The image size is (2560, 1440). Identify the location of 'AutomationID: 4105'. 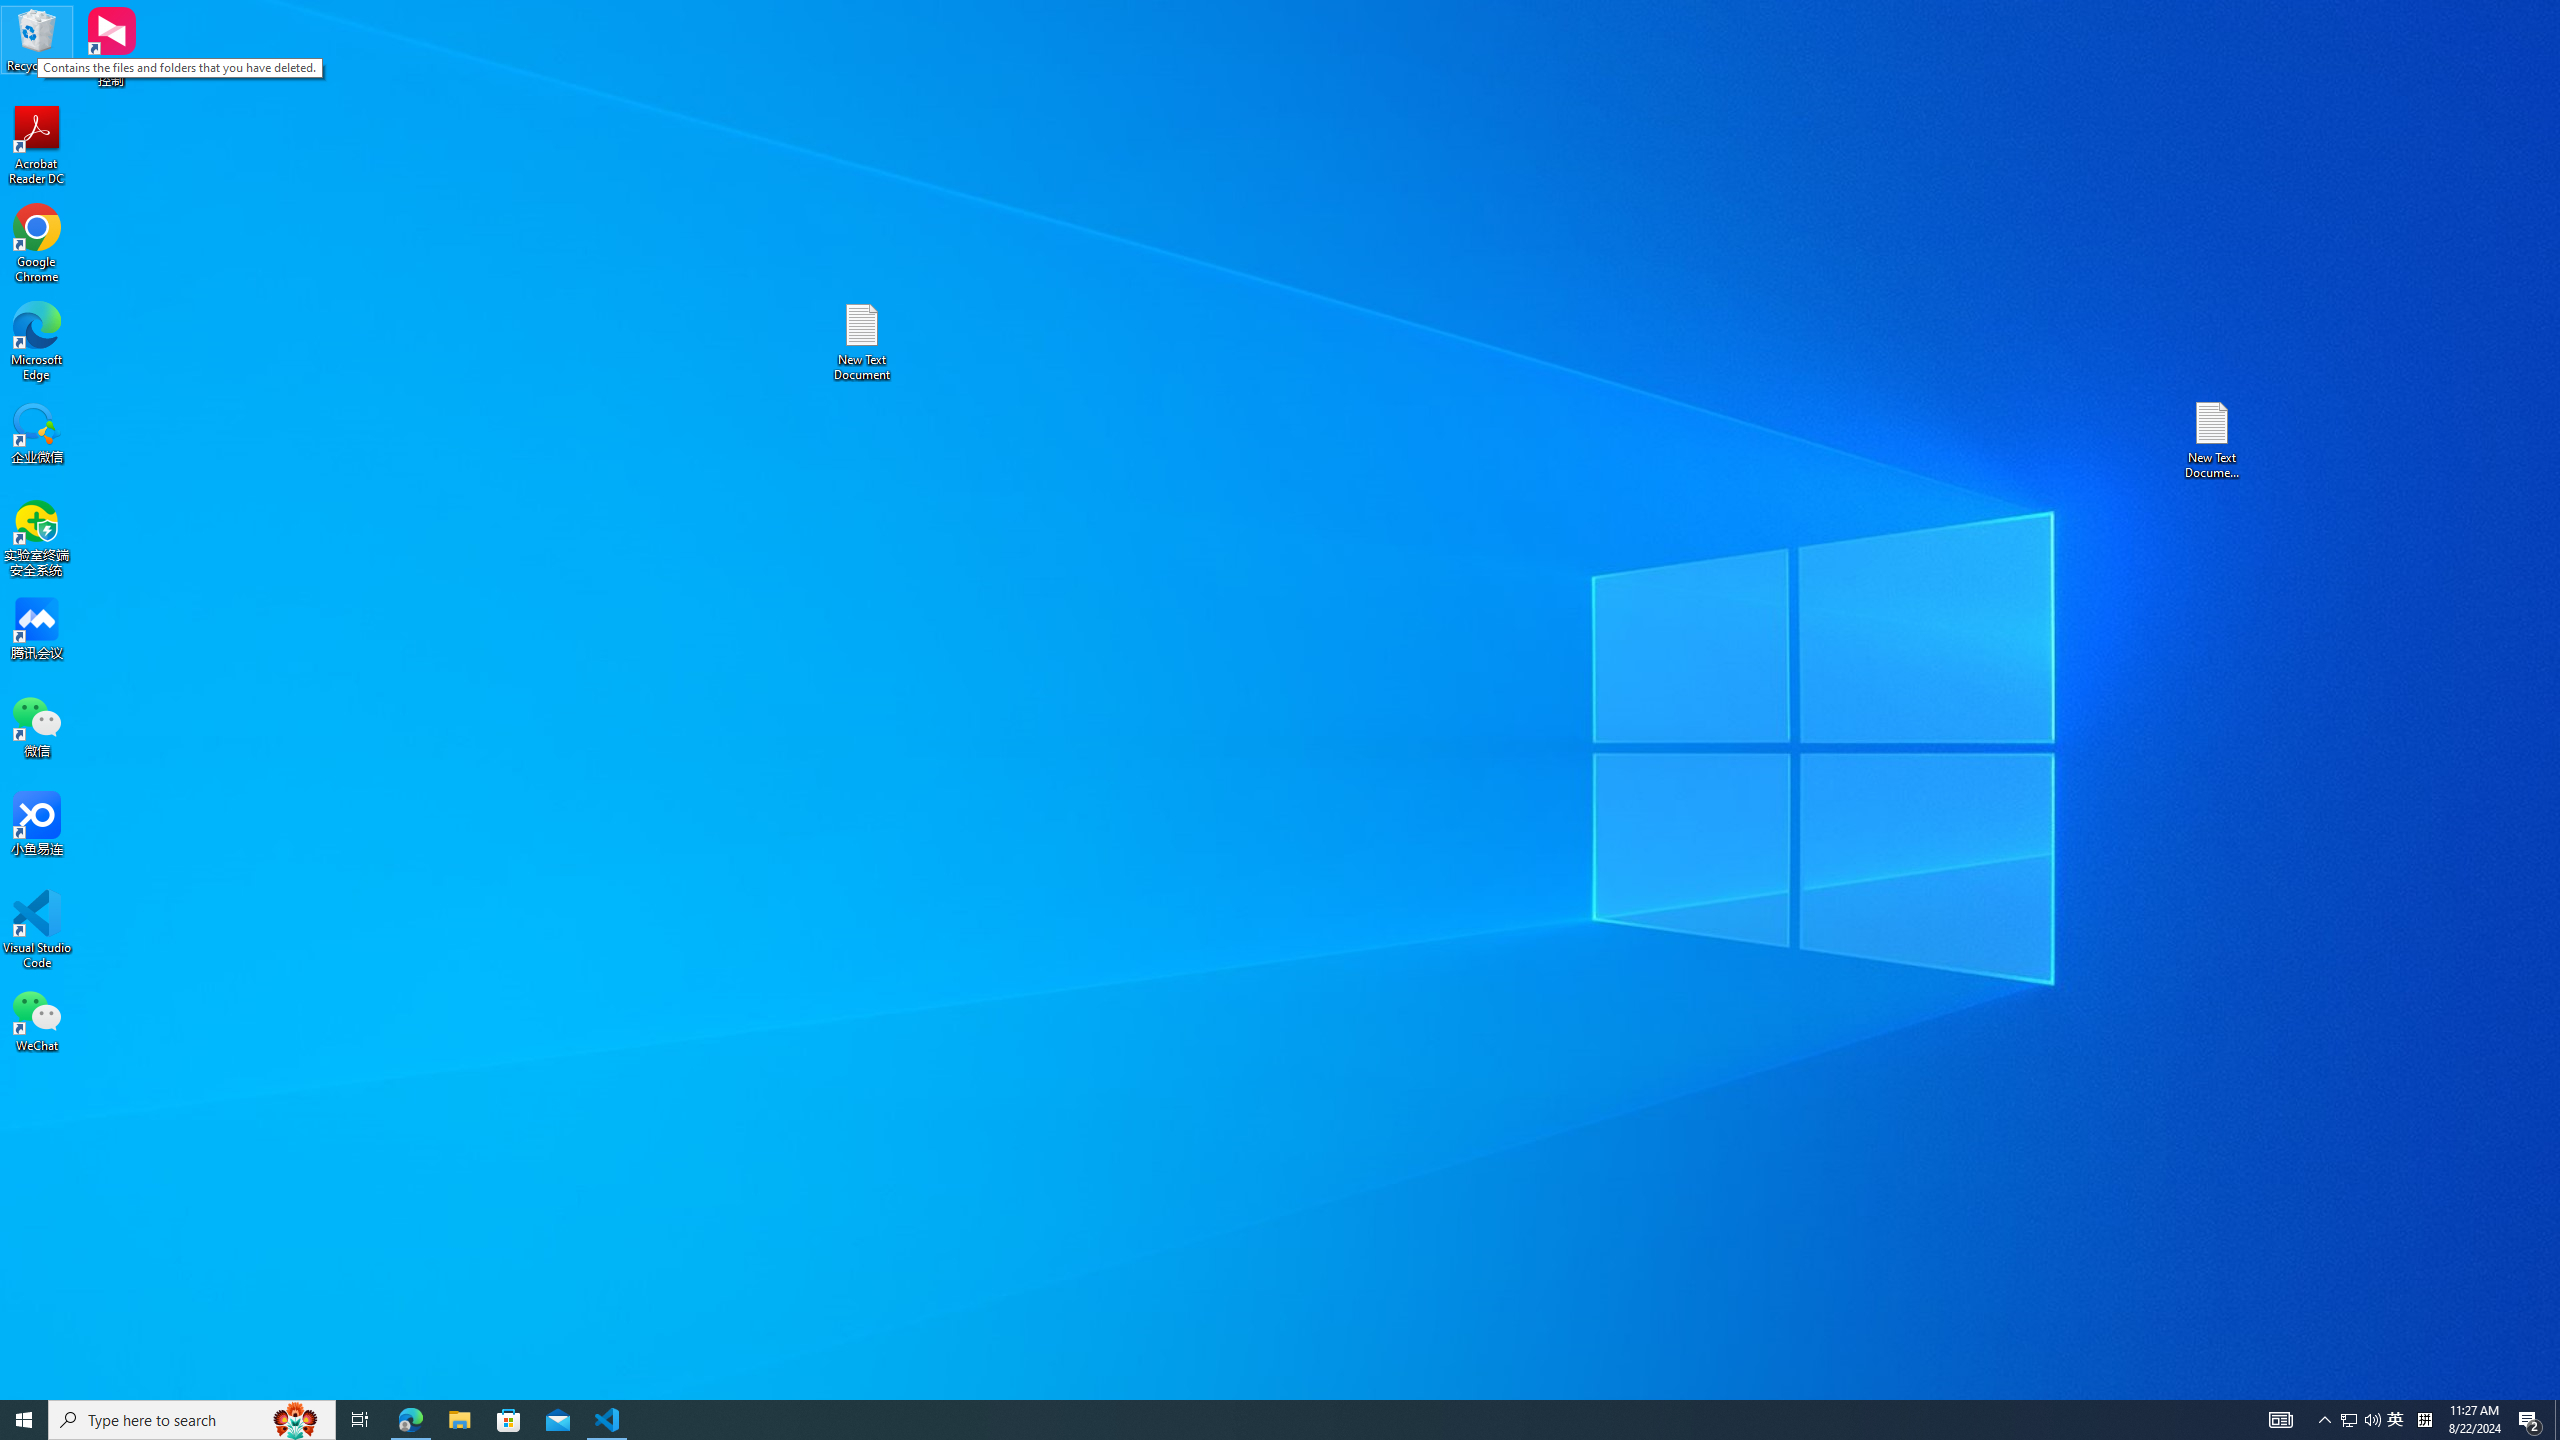
(2279, 1418).